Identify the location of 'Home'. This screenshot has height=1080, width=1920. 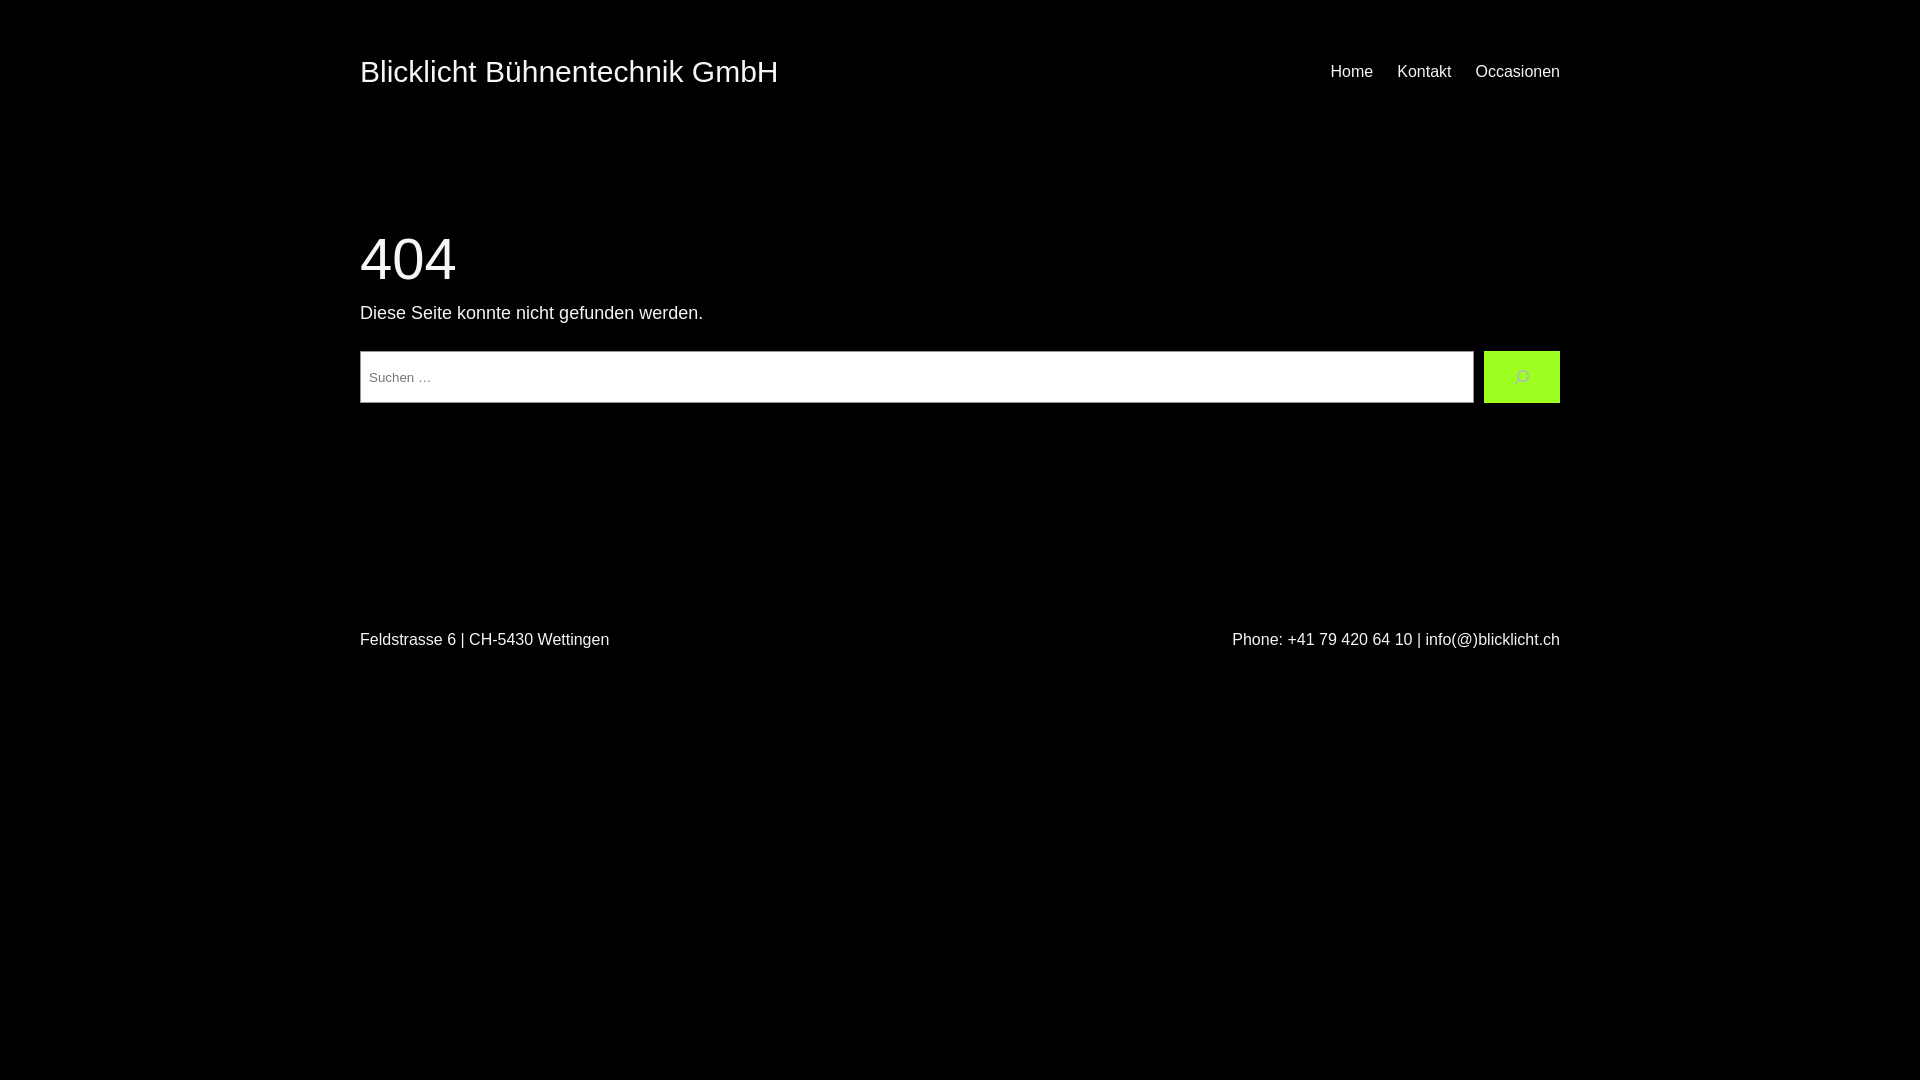
(1352, 71).